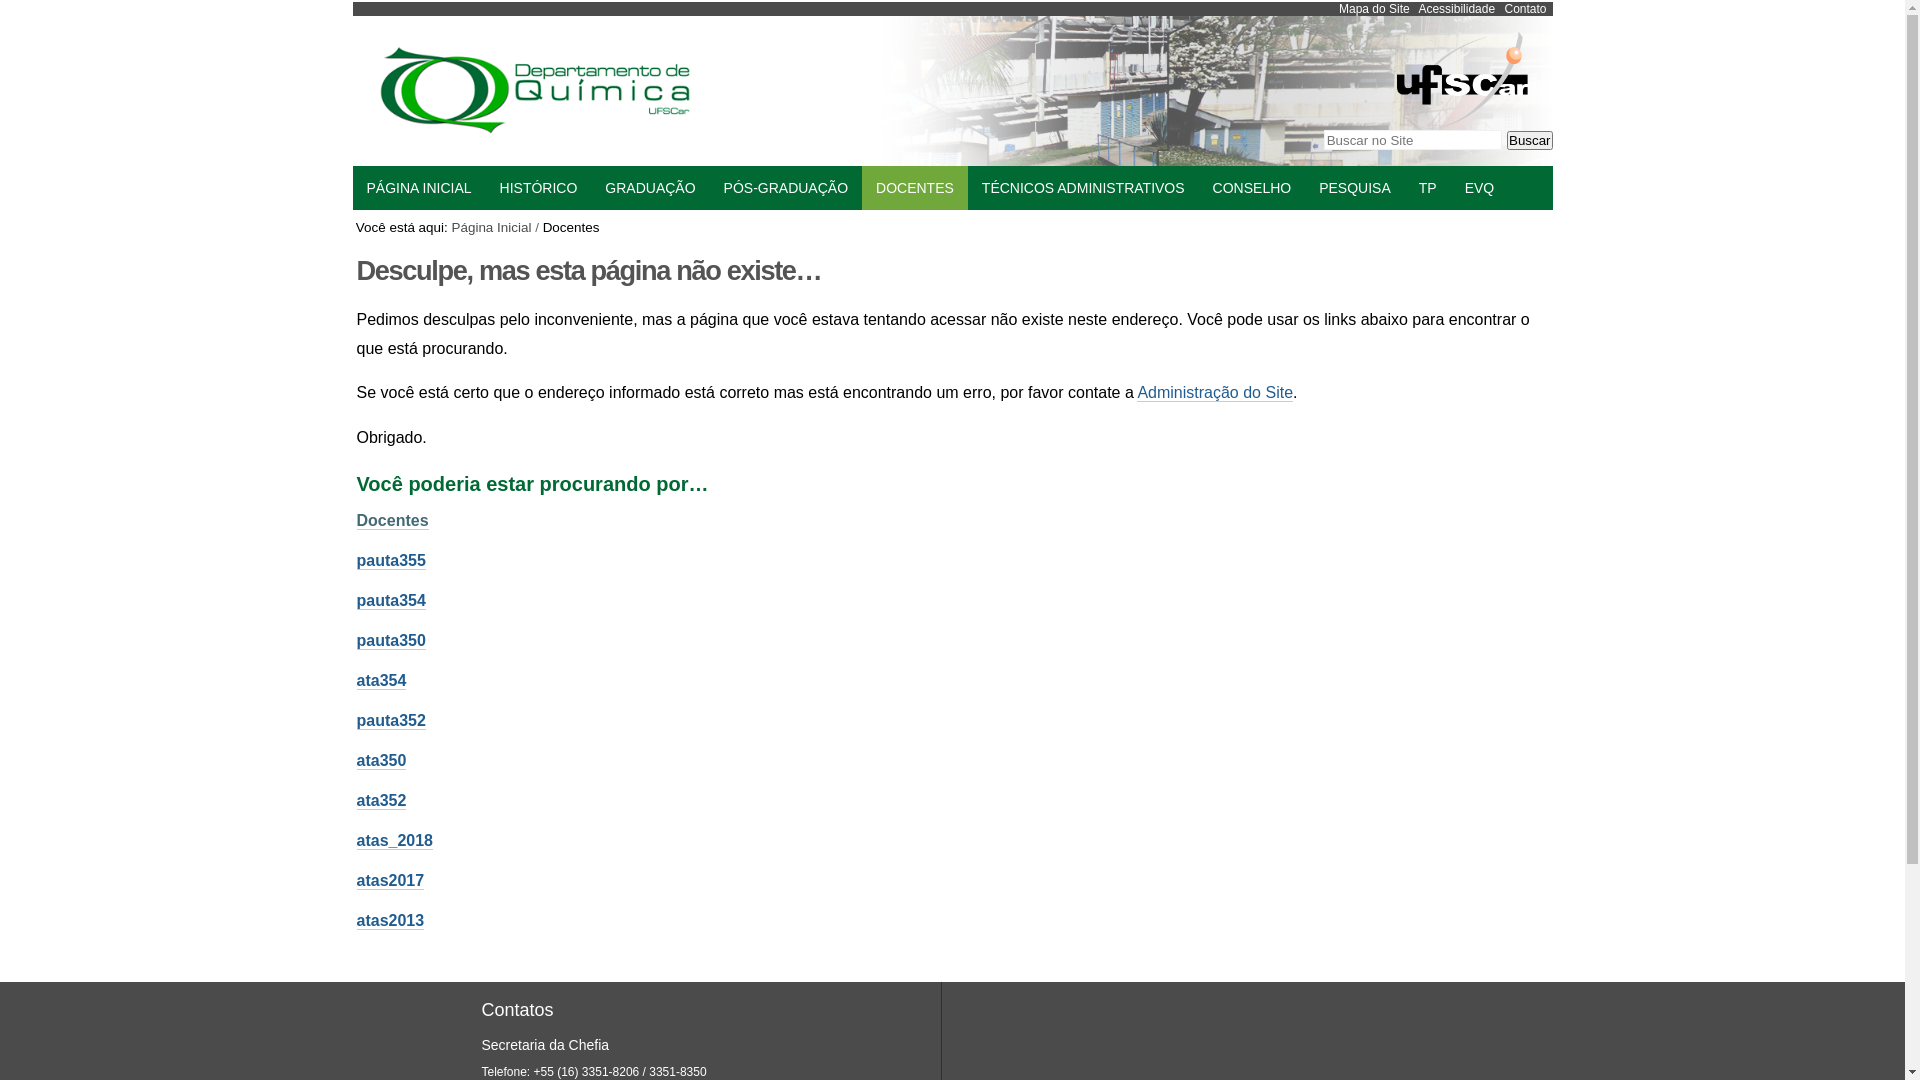 The width and height of the screenshot is (1920, 1080). What do you see at coordinates (390, 560) in the screenshot?
I see `'pauta355'` at bounding box center [390, 560].